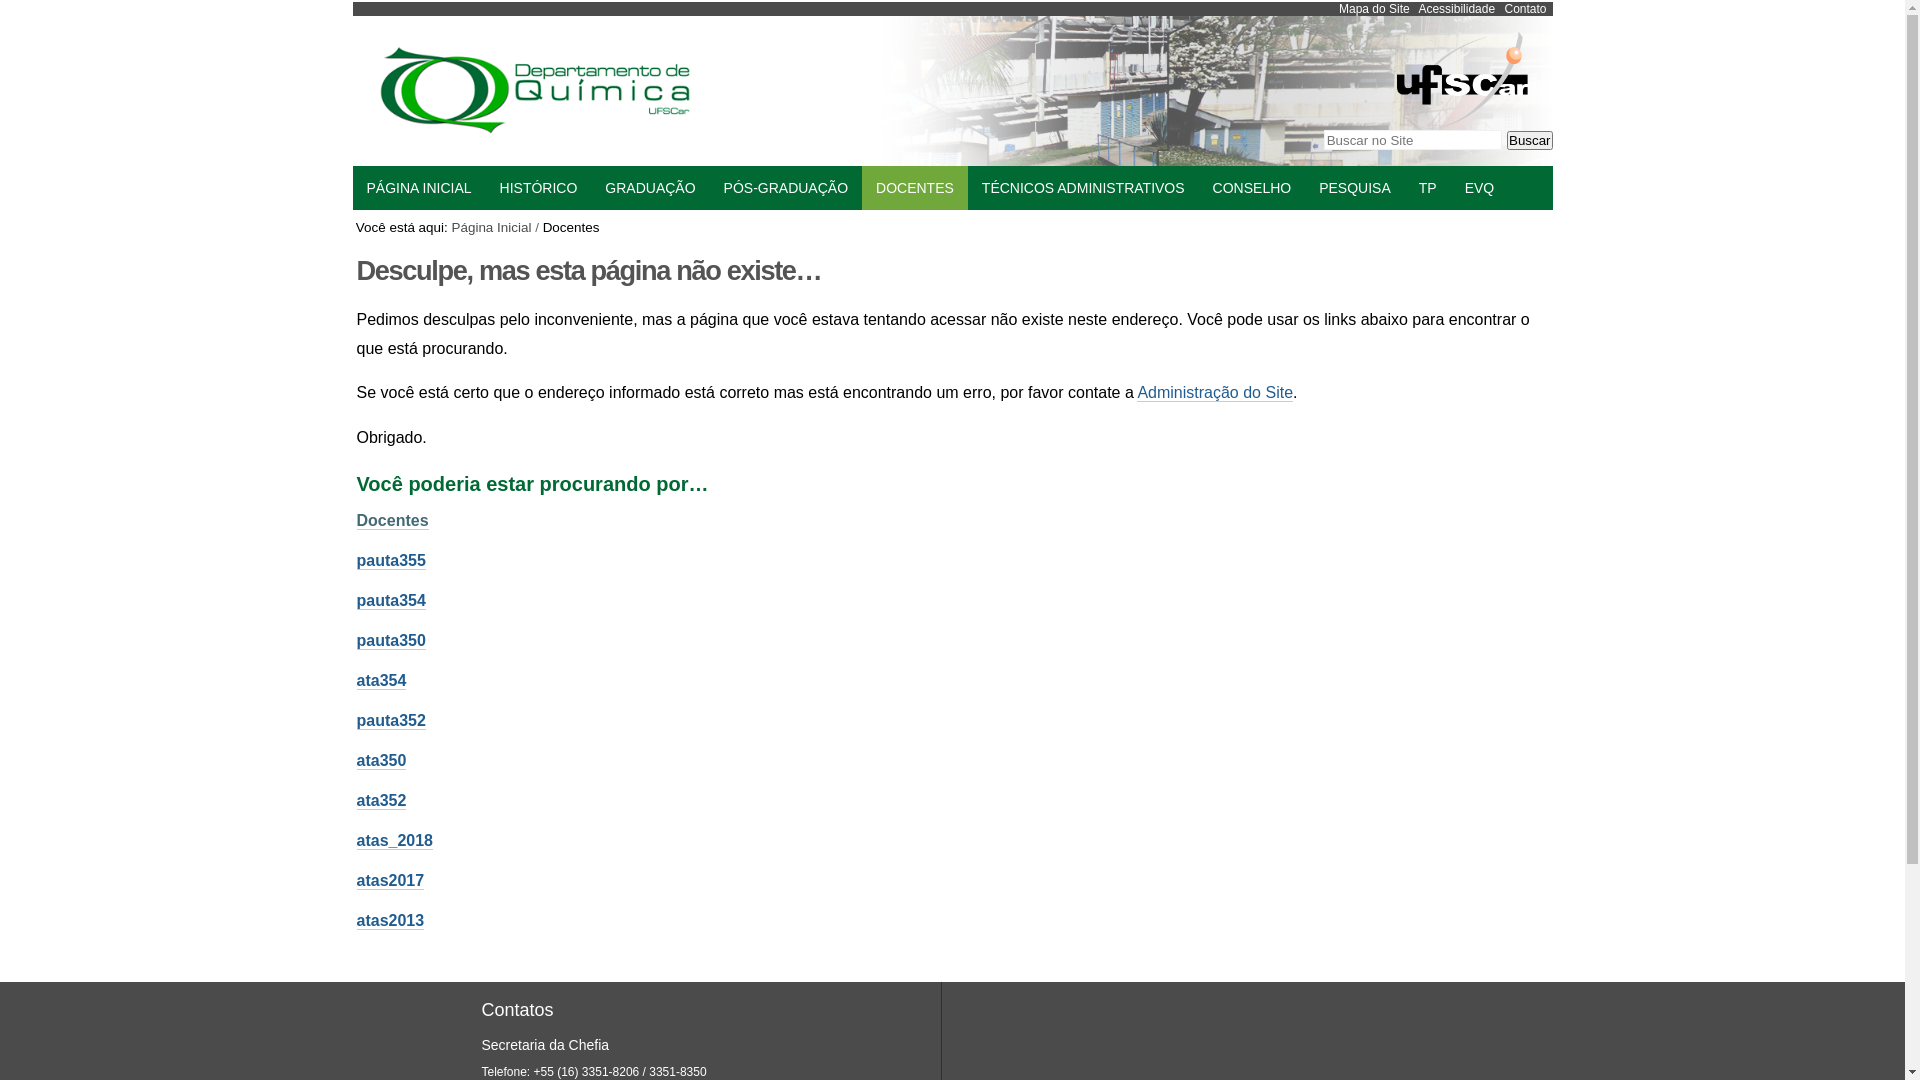 The width and height of the screenshot is (1920, 1080). What do you see at coordinates (390, 560) in the screenshot?
I see `'pauta355'` at bounding box center [390, 560].